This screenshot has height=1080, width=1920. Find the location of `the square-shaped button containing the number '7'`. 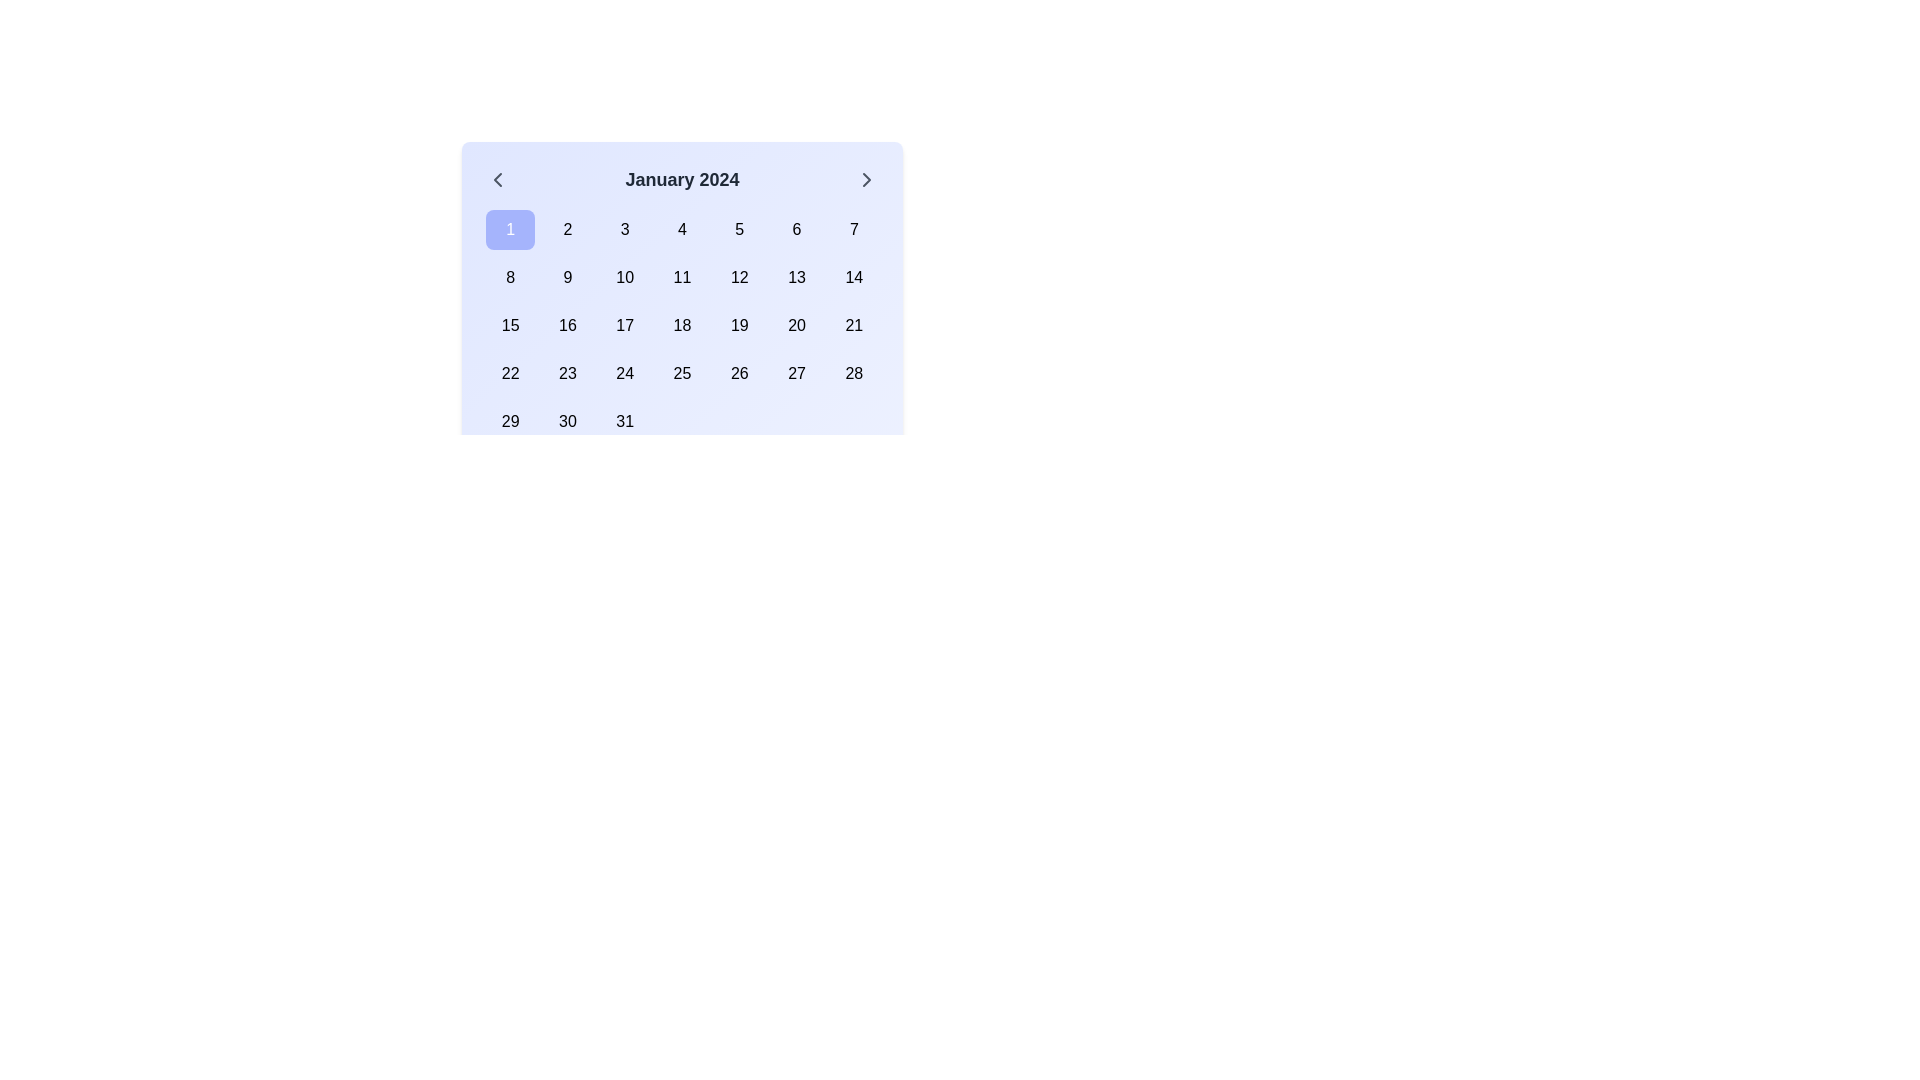

the square-shaped button containing the number '7' is located at coordinates (854, 229).